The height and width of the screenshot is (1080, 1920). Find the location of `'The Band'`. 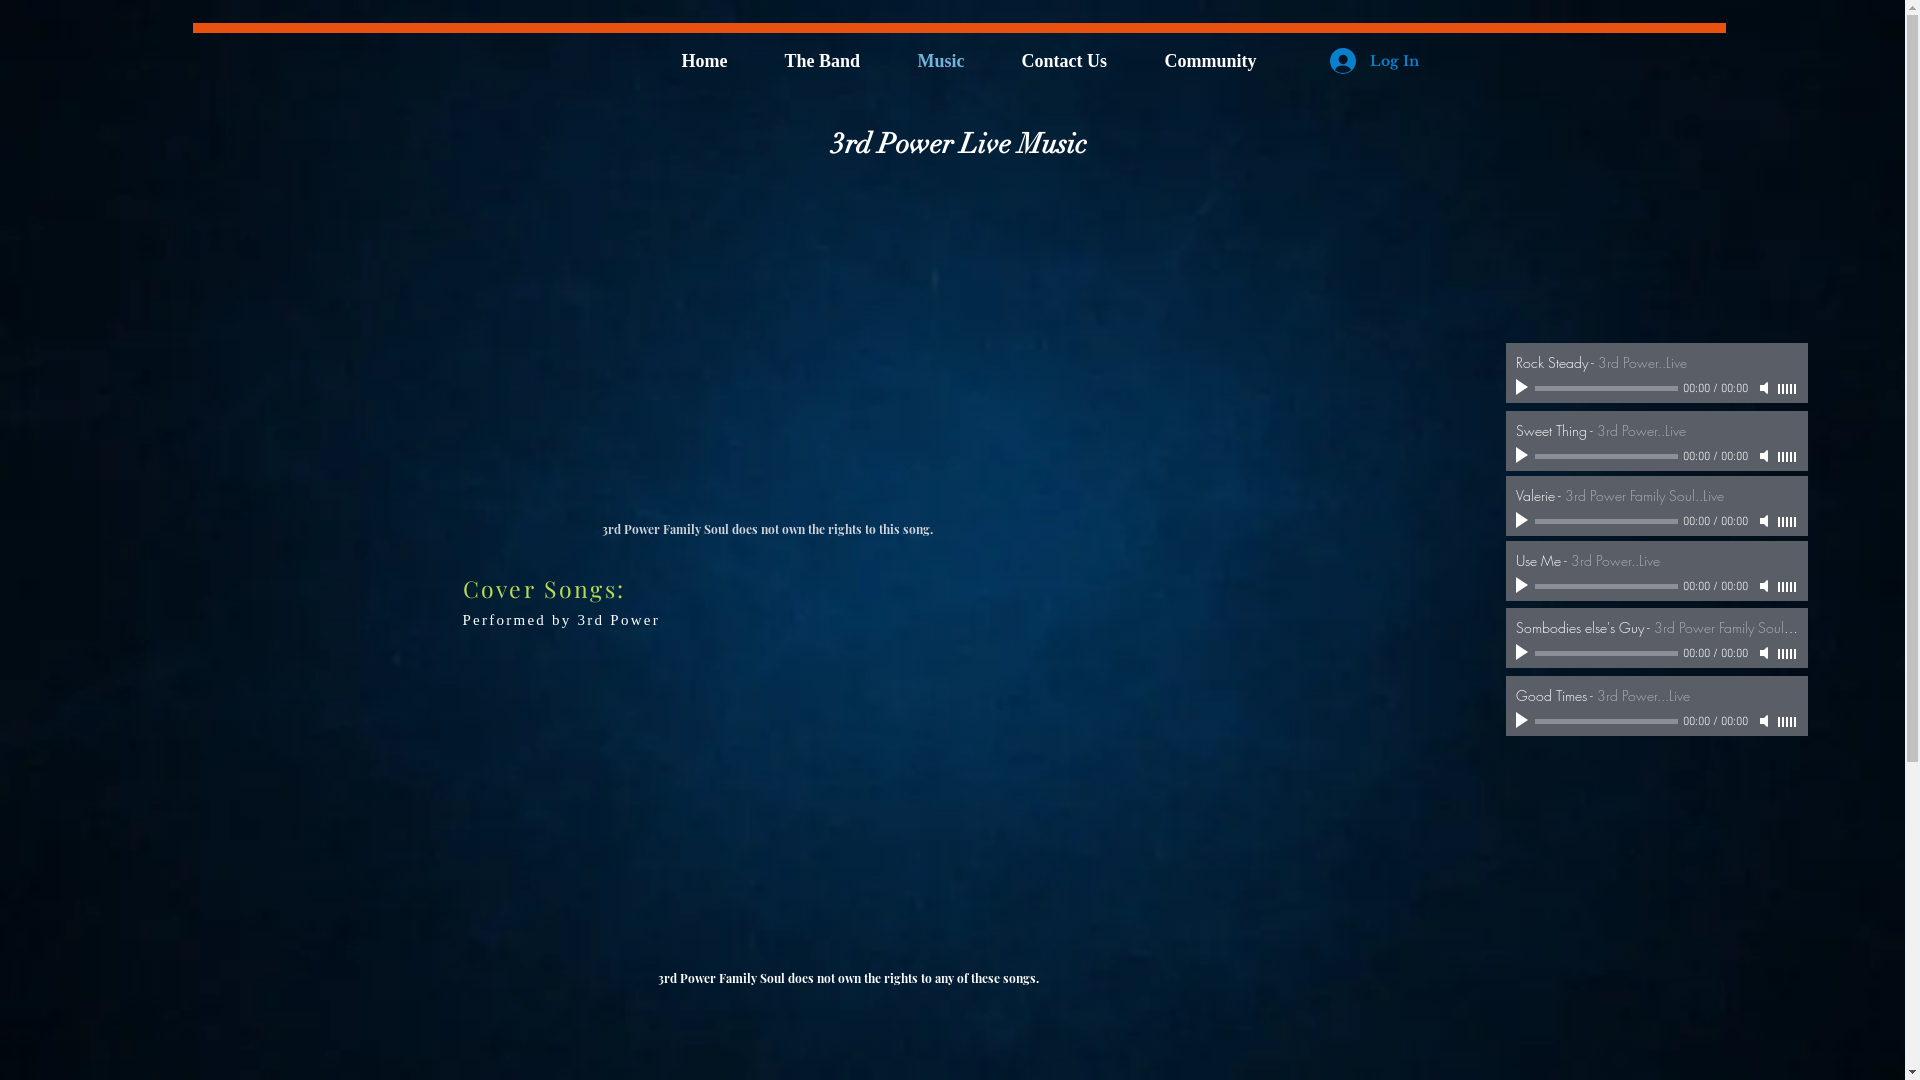

'The Band' is located at coordinates (768, 60).